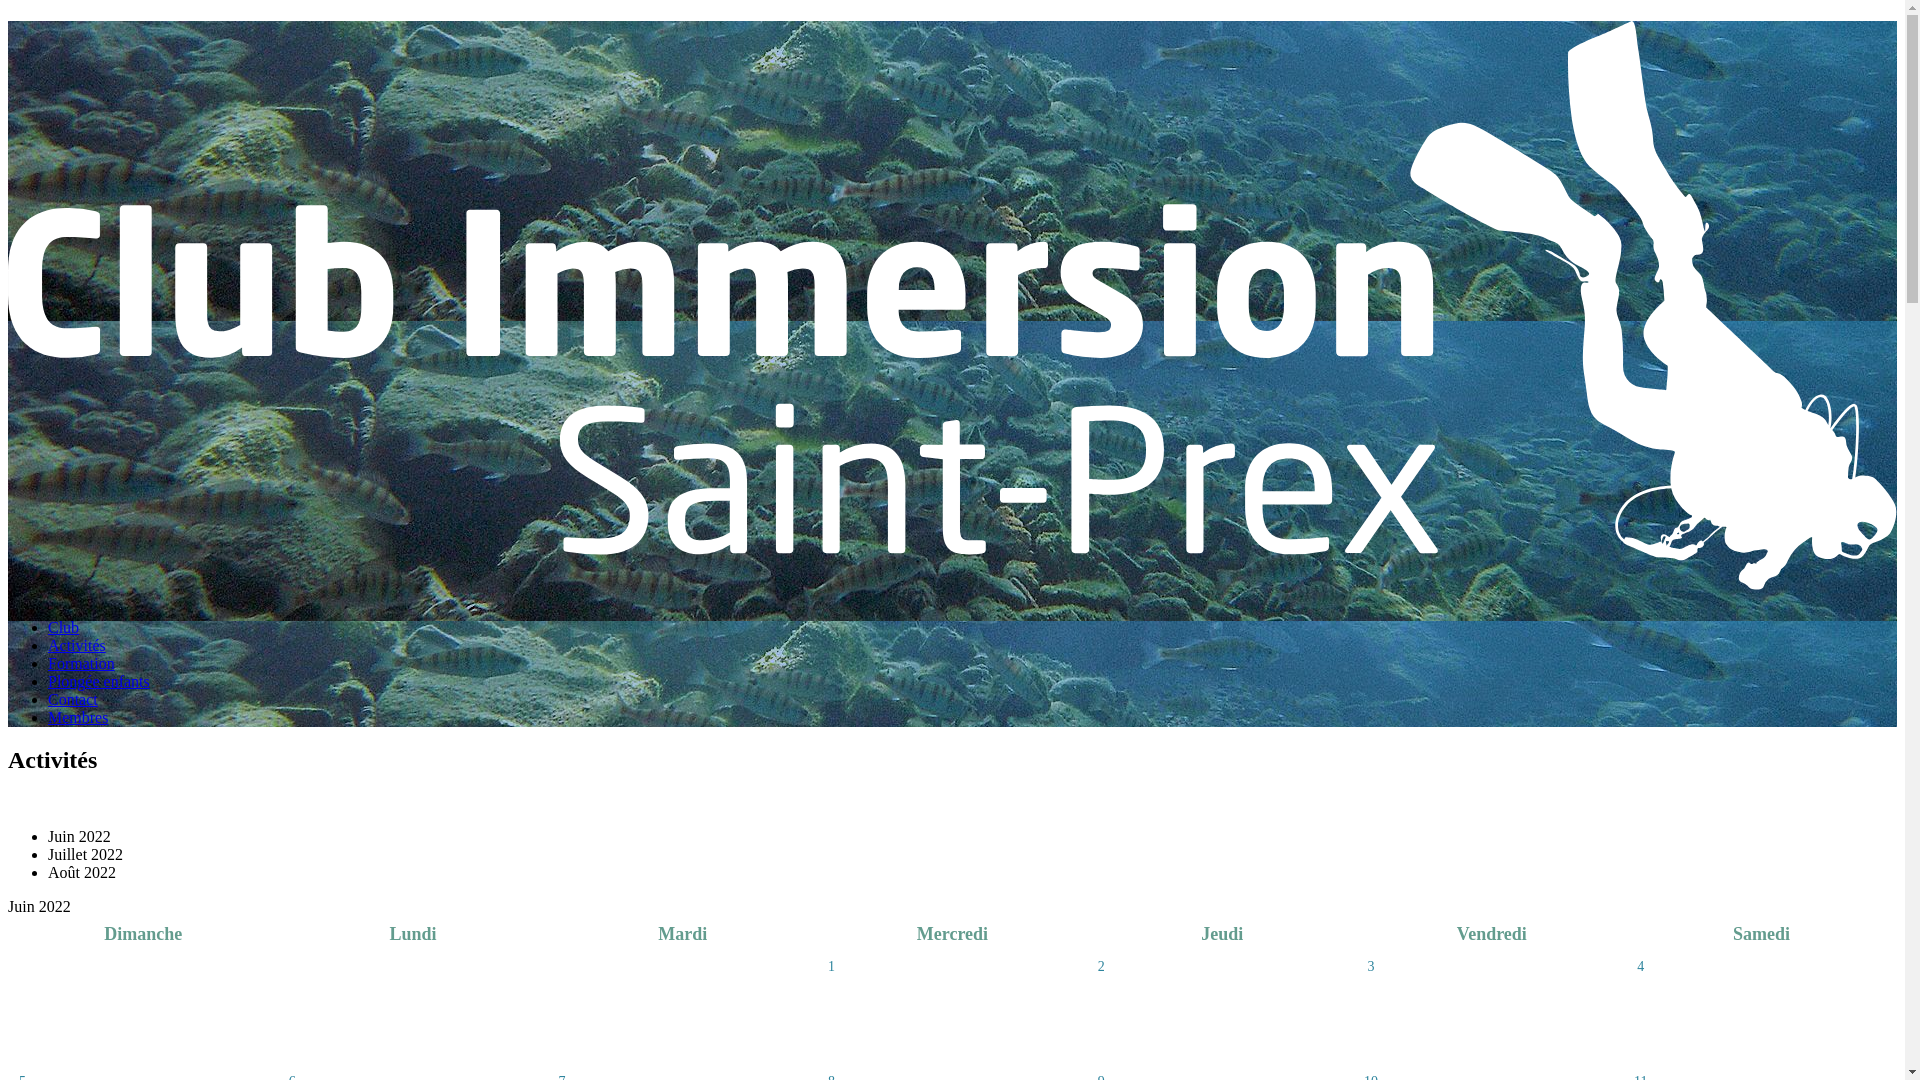 Image resolution: width=1920 pixels, height=1080 pixels. What do you see at coordinates (72, 698) in the screenshot?
I see `'Contact'` at bounding box center [72, 698].